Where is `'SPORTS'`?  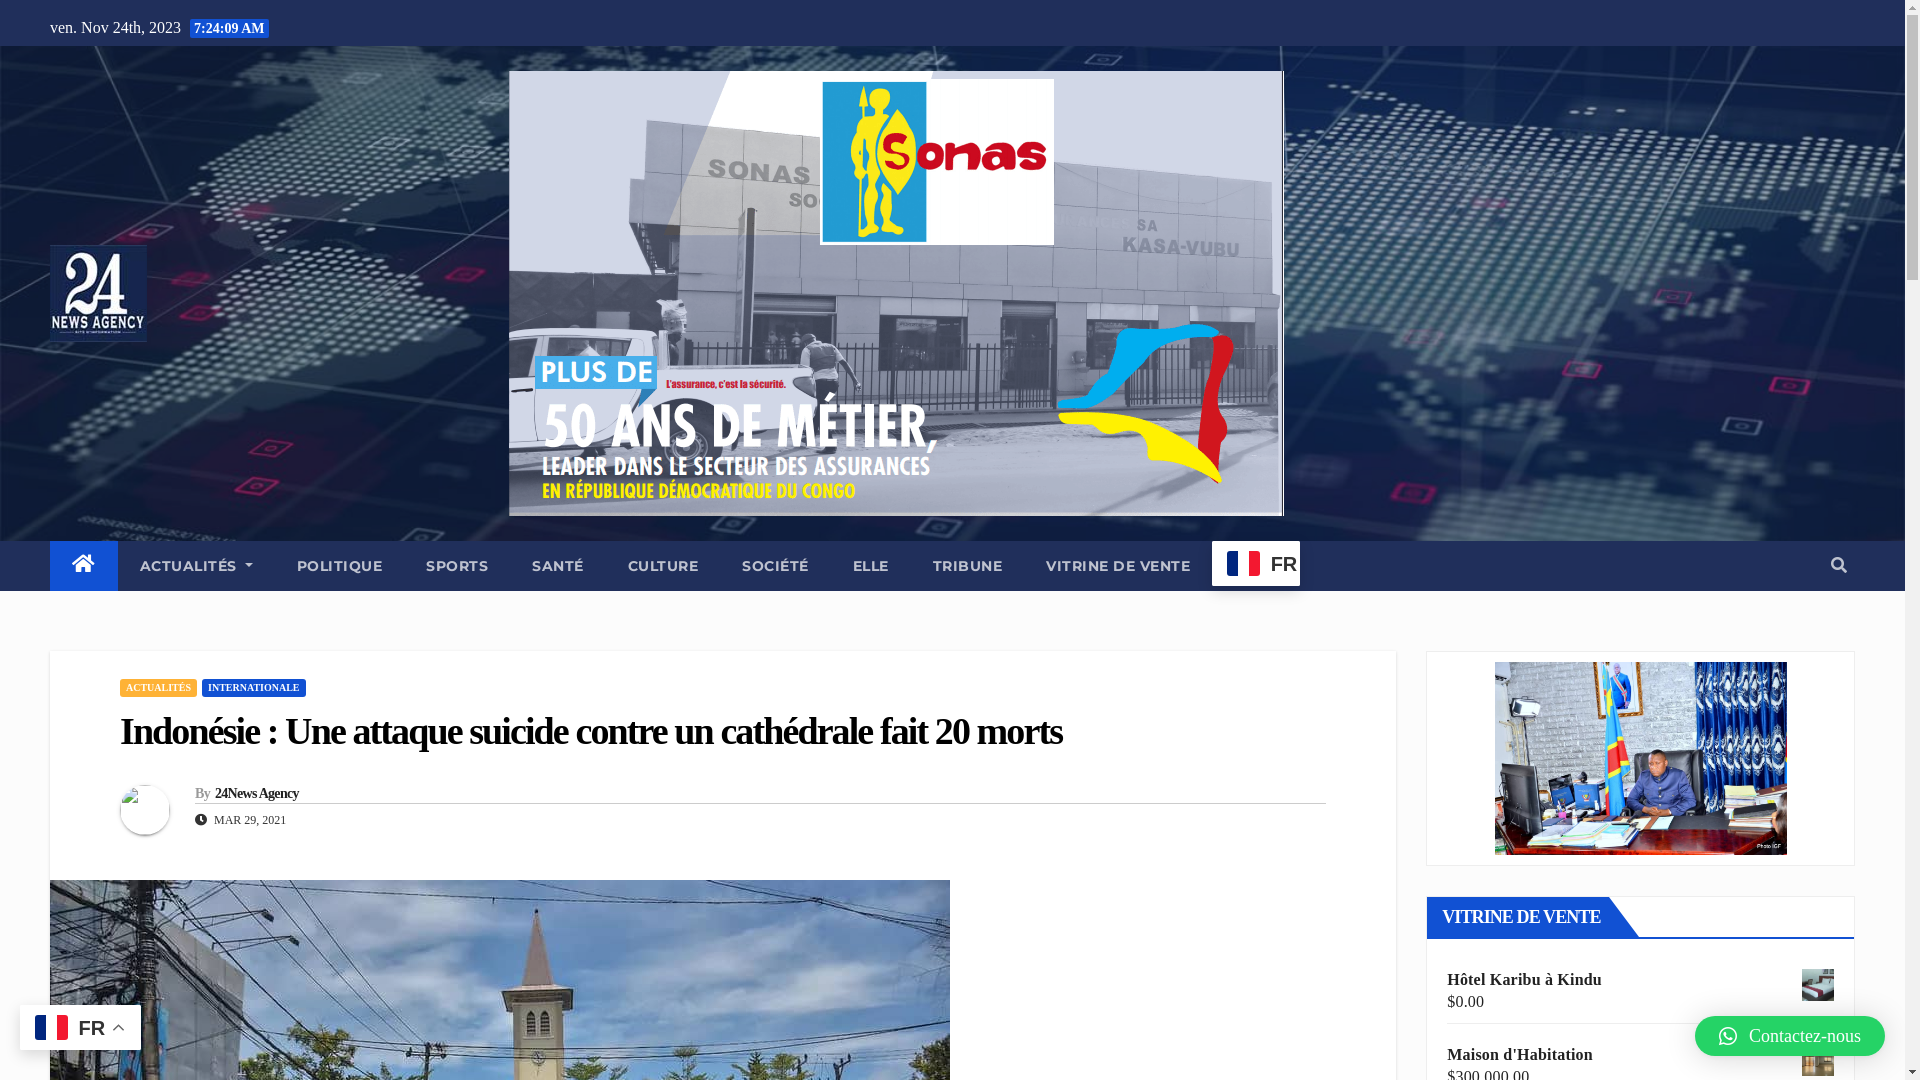 'SPORTS' is located at coordinates (455, 566).